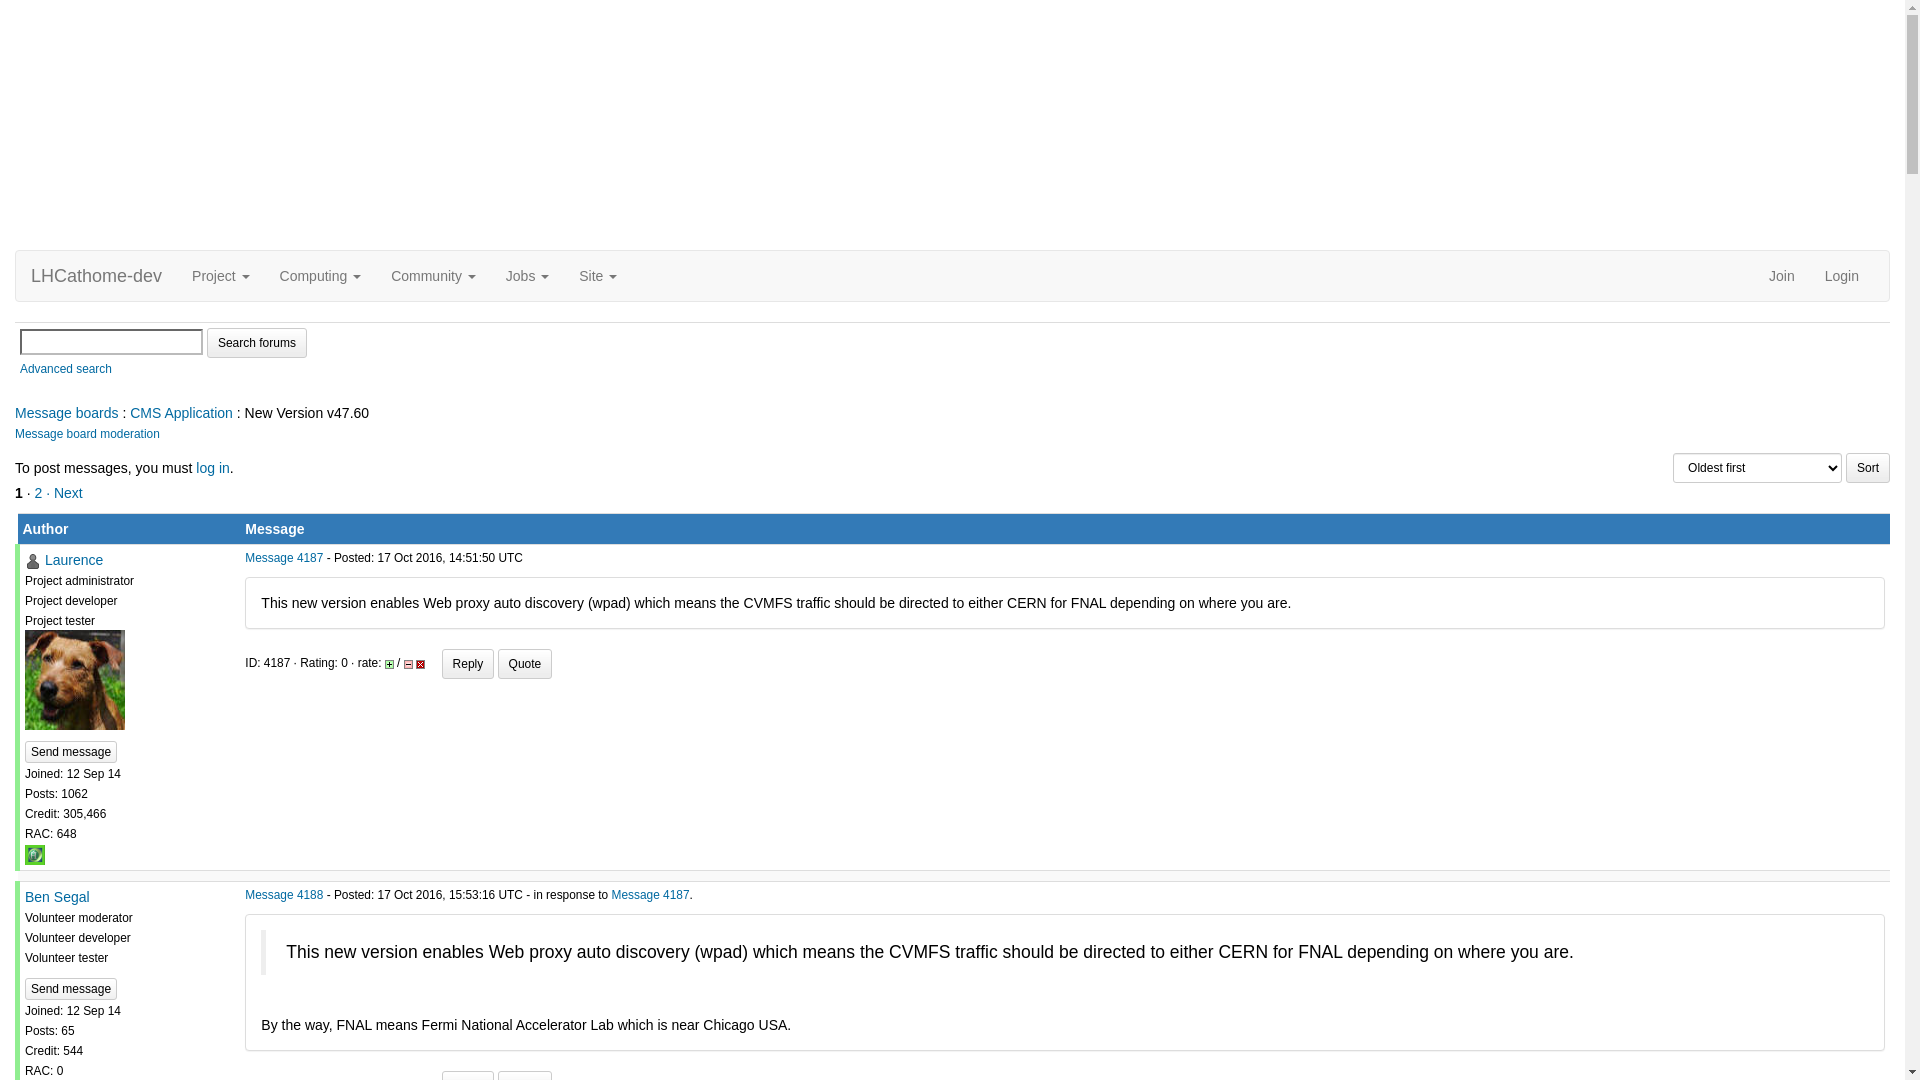 This screenshot has height=1080, width=1920. What do you see at coordinates (527, 276) in the screenshot?
I see `'Jobs'` at bounding box center [527, 276].